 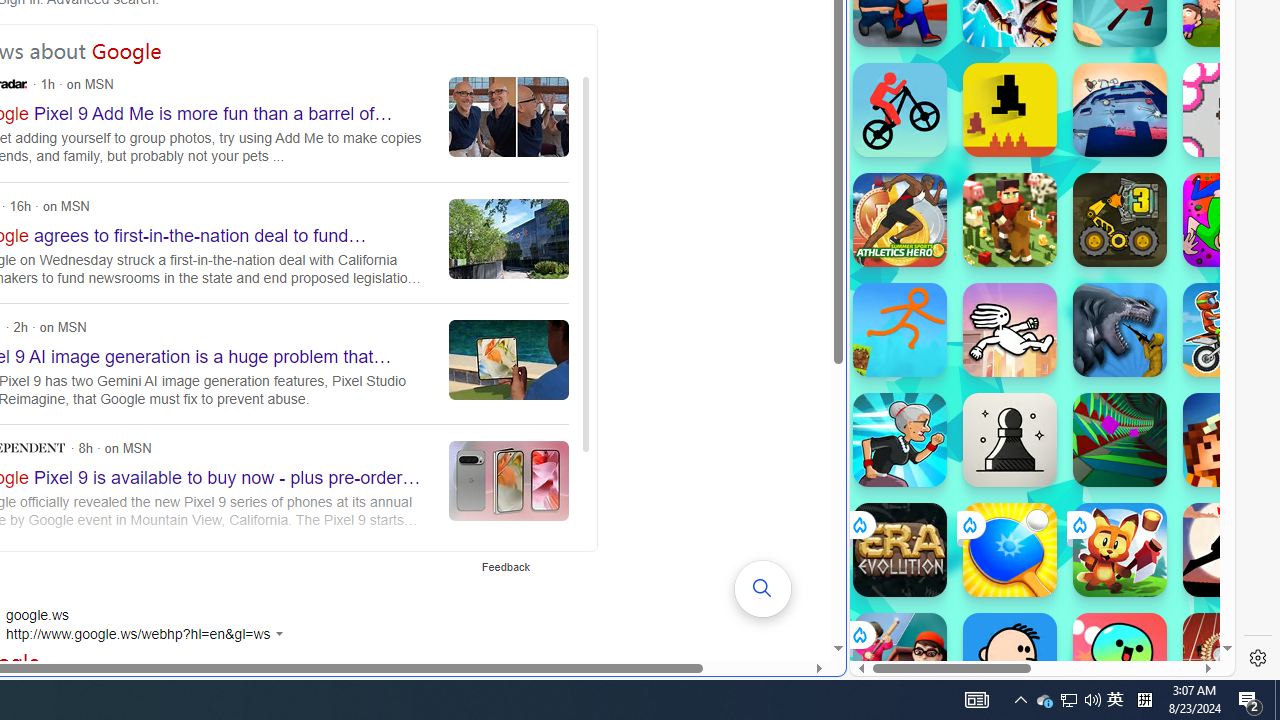 I want to click on 'Ping Pong Go!', so click(x=1009, y=550).